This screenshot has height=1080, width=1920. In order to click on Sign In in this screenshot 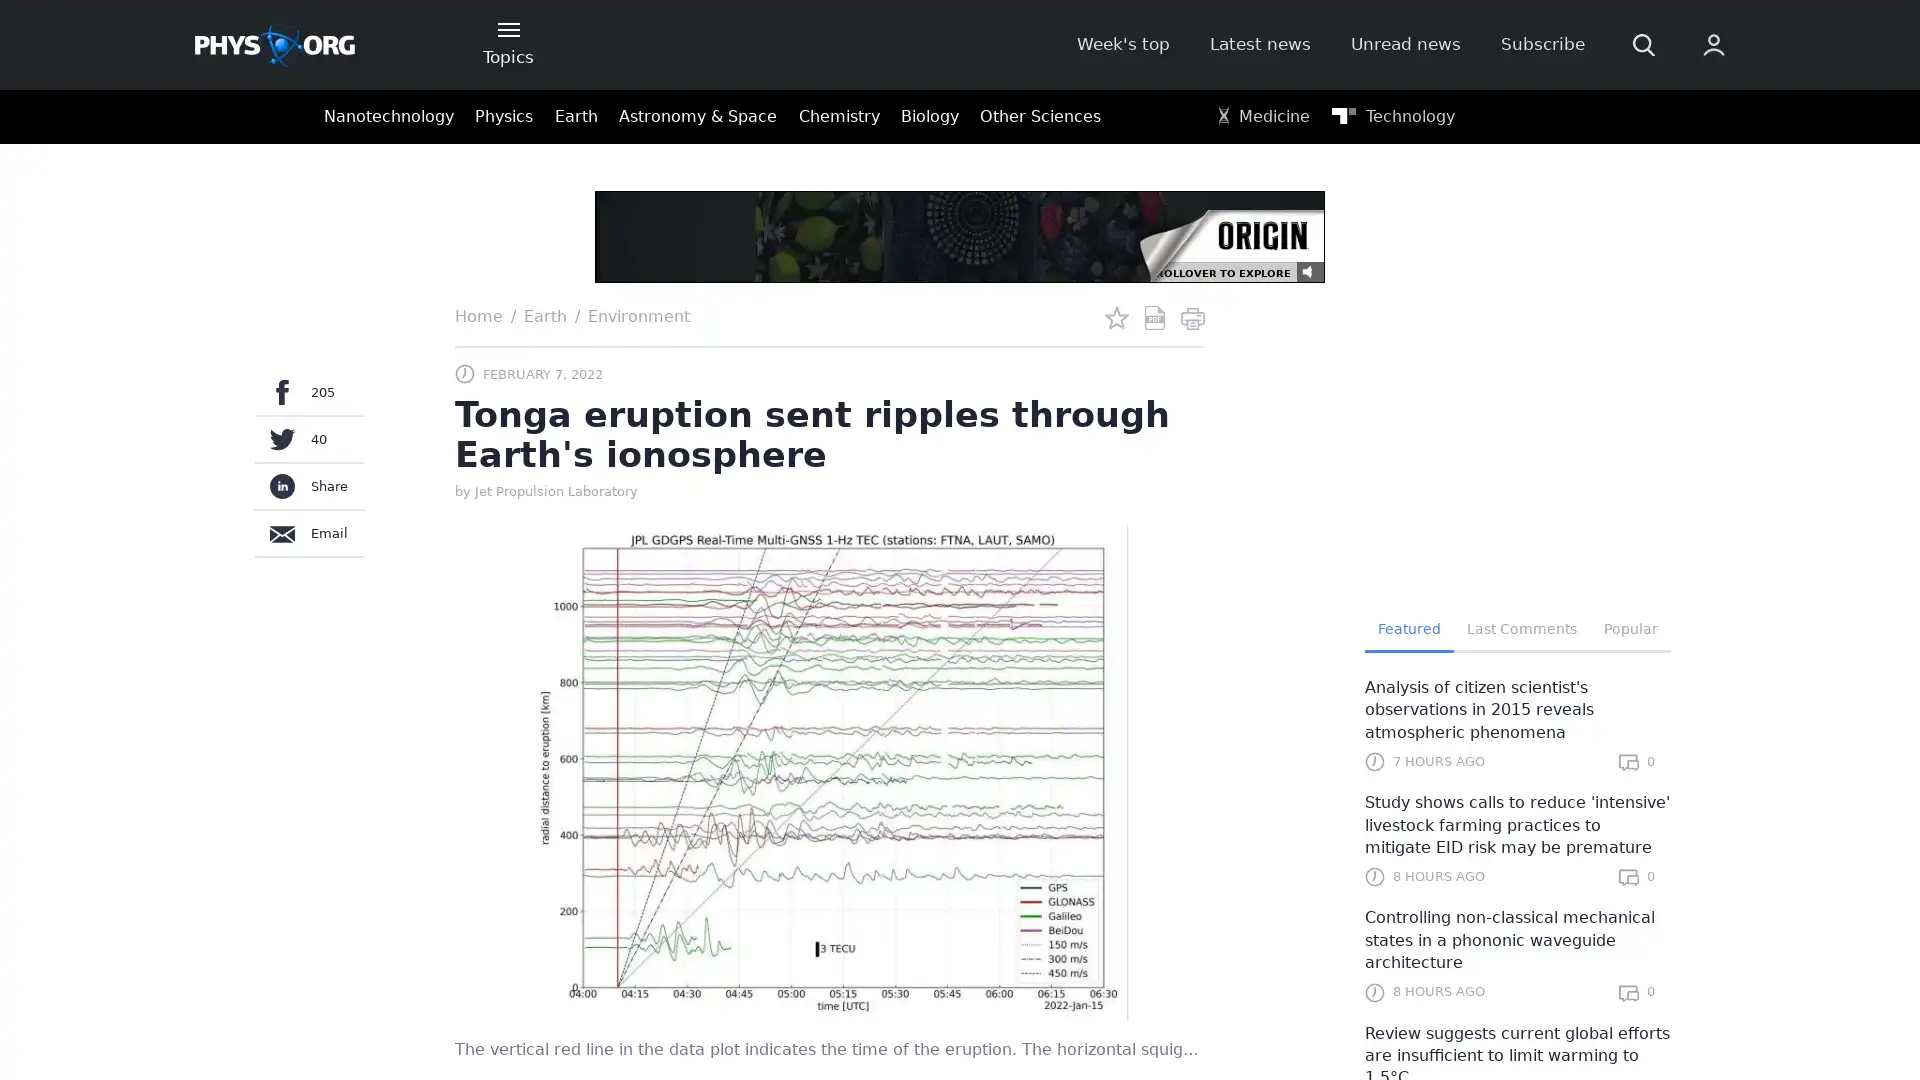, I will do `click(1467, 337)`.